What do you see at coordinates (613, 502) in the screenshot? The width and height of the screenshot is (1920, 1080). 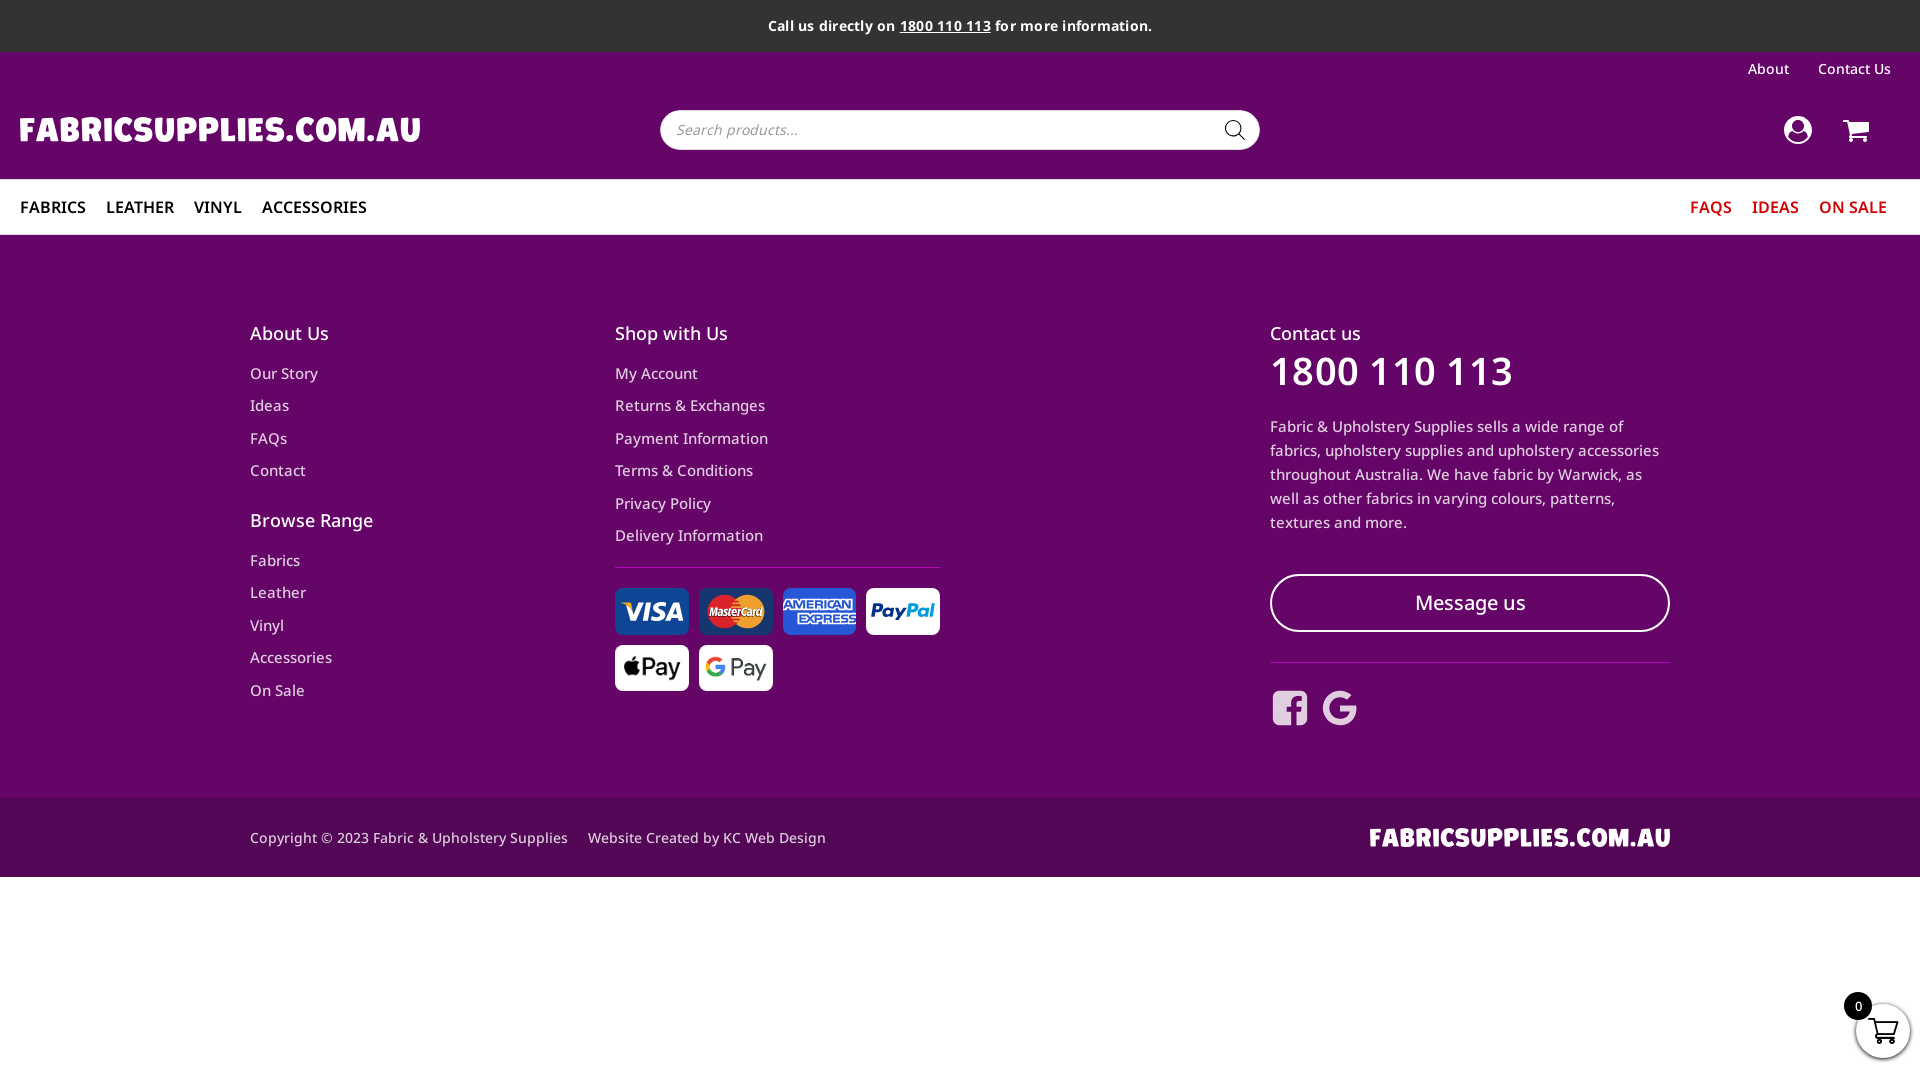 I see `'Privacy Policy'` at bounding box center [613, 502].